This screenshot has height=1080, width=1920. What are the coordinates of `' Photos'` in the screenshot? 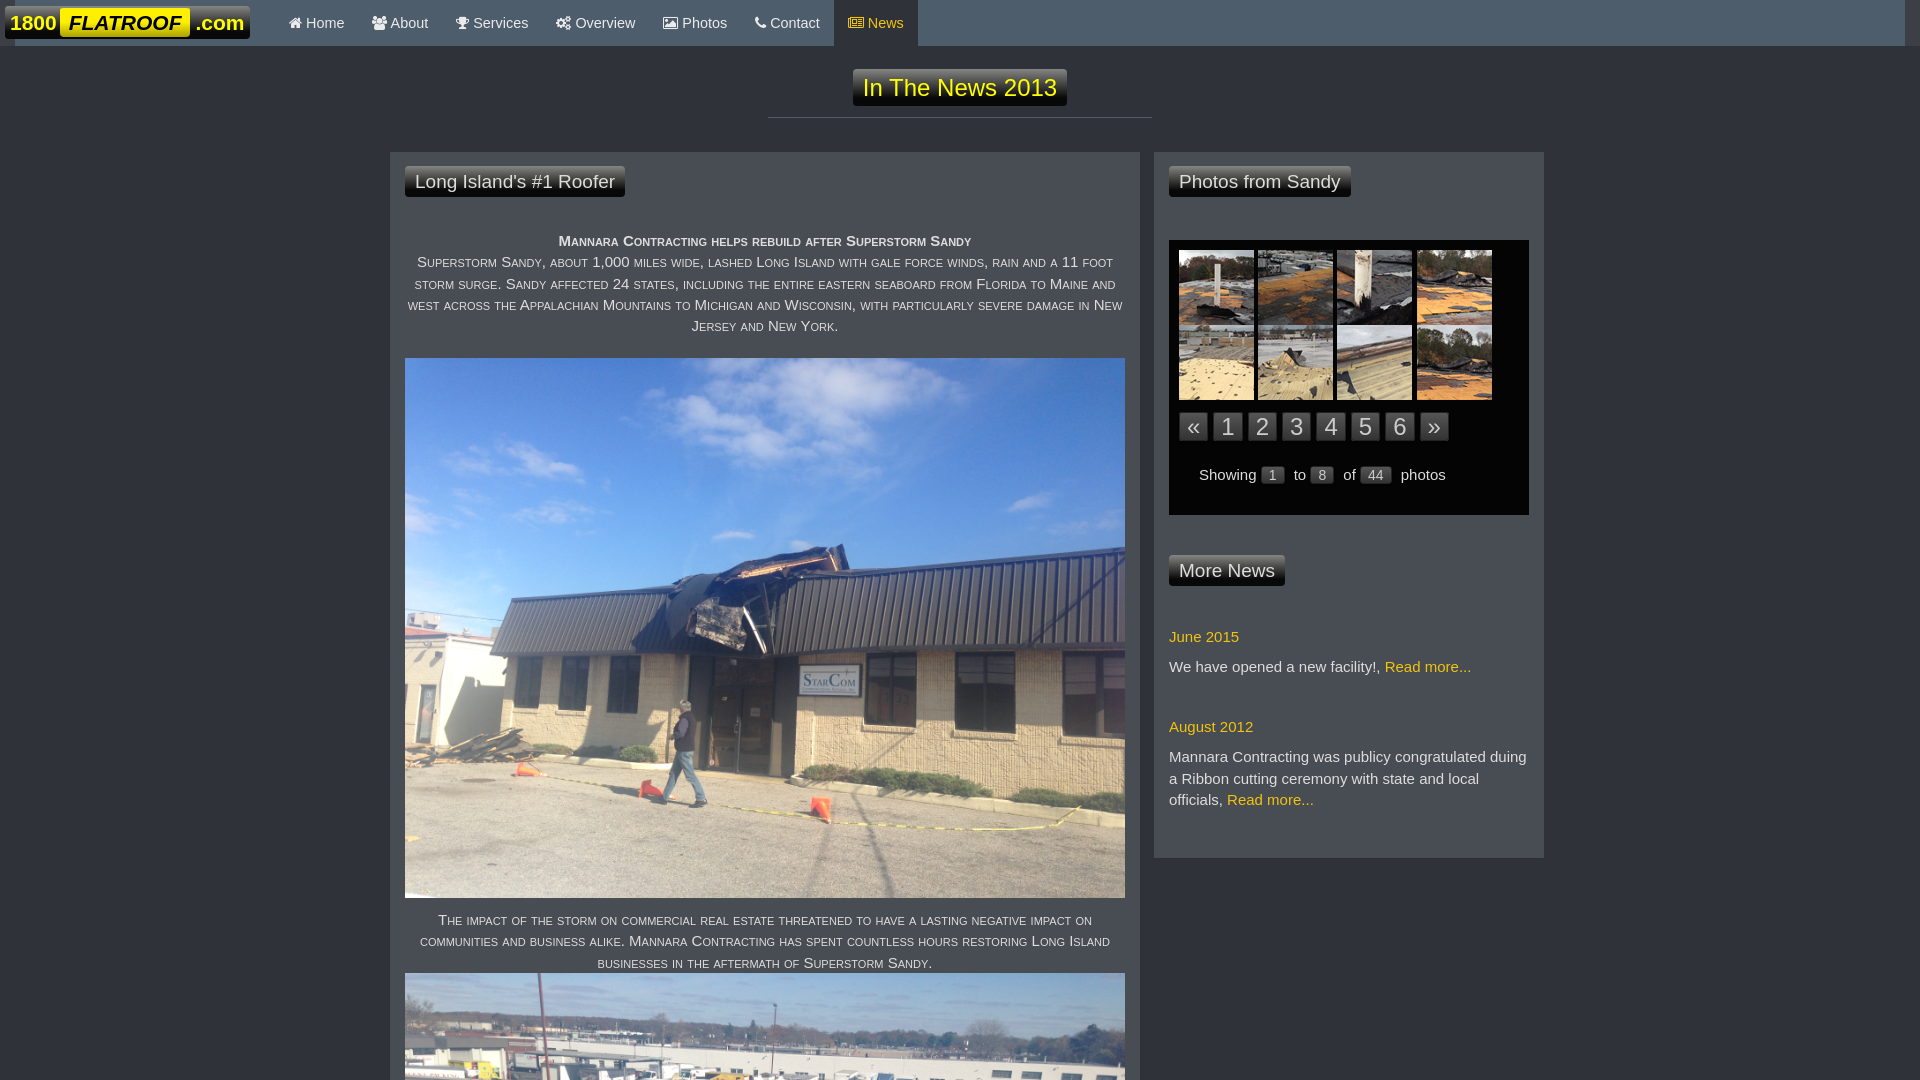 It's located at (695, 23).